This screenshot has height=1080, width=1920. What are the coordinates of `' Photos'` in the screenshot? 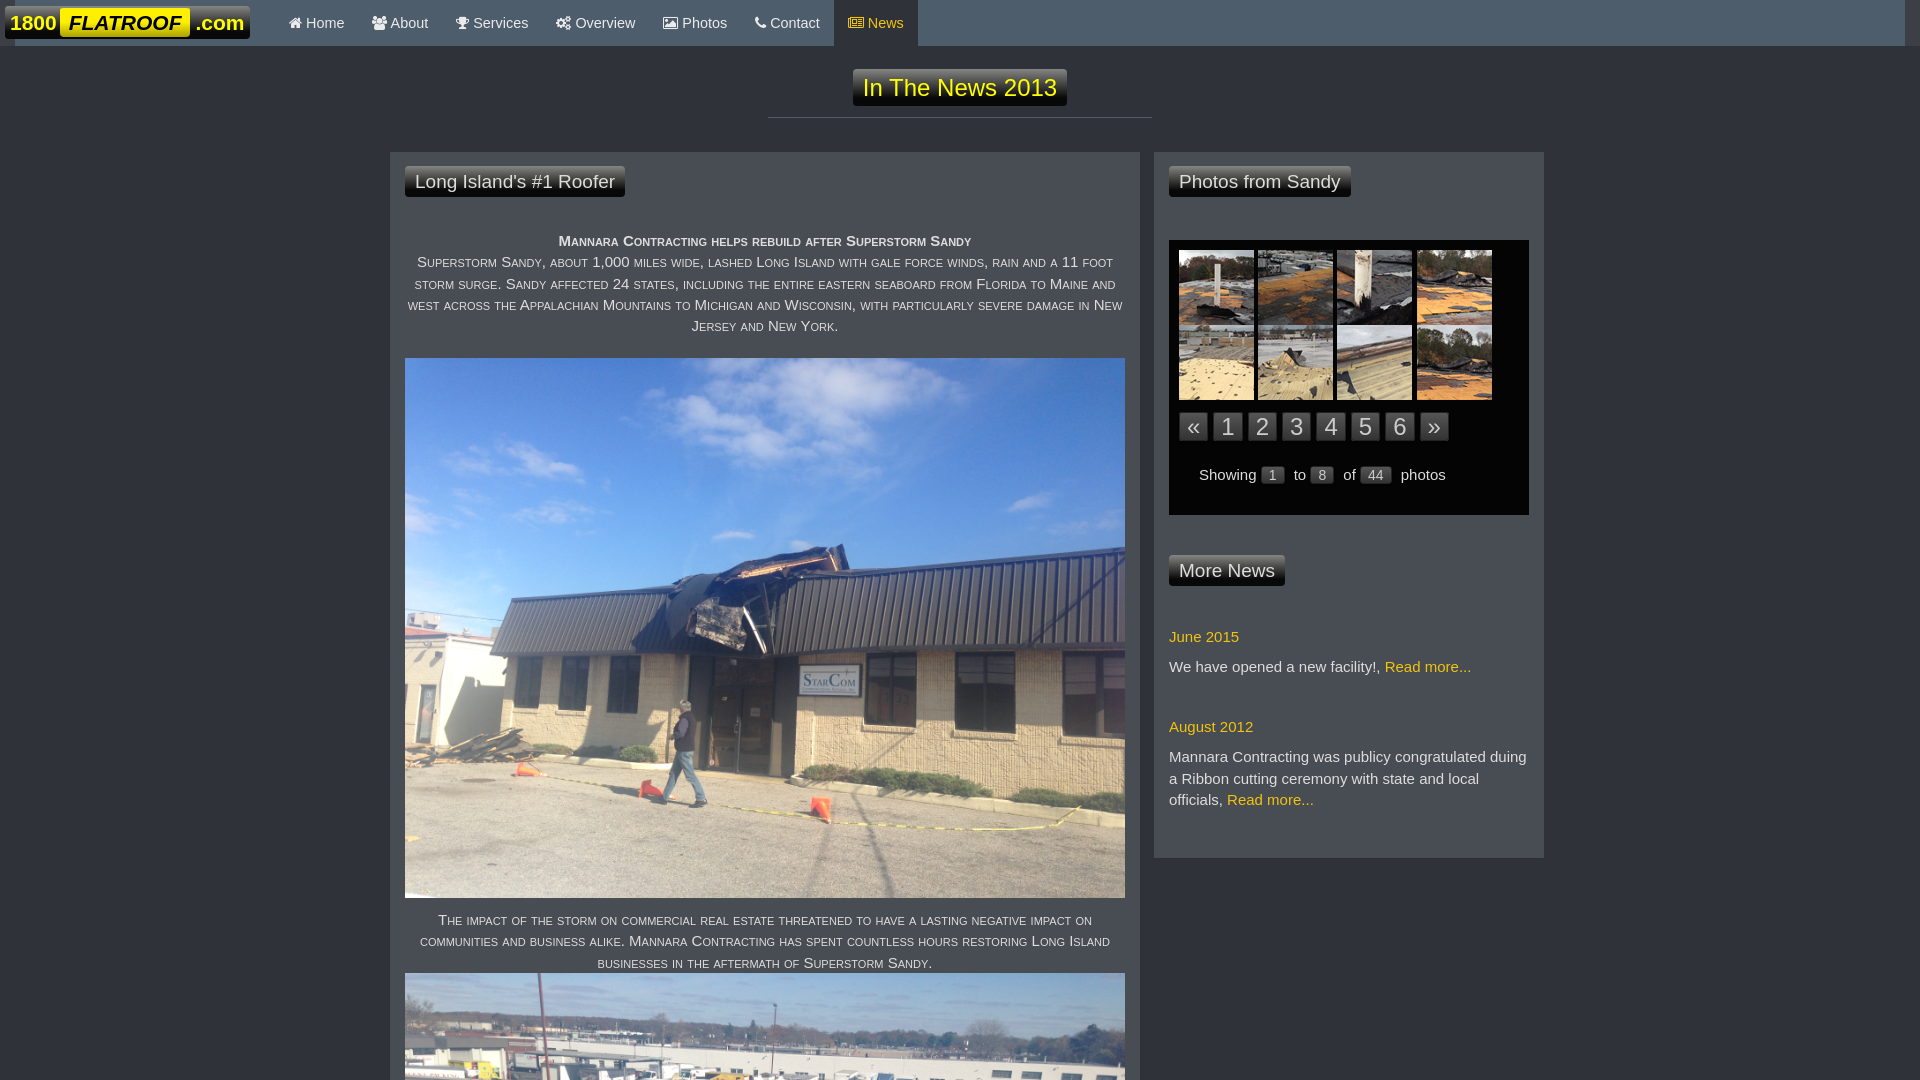 It's located at (695, 23).